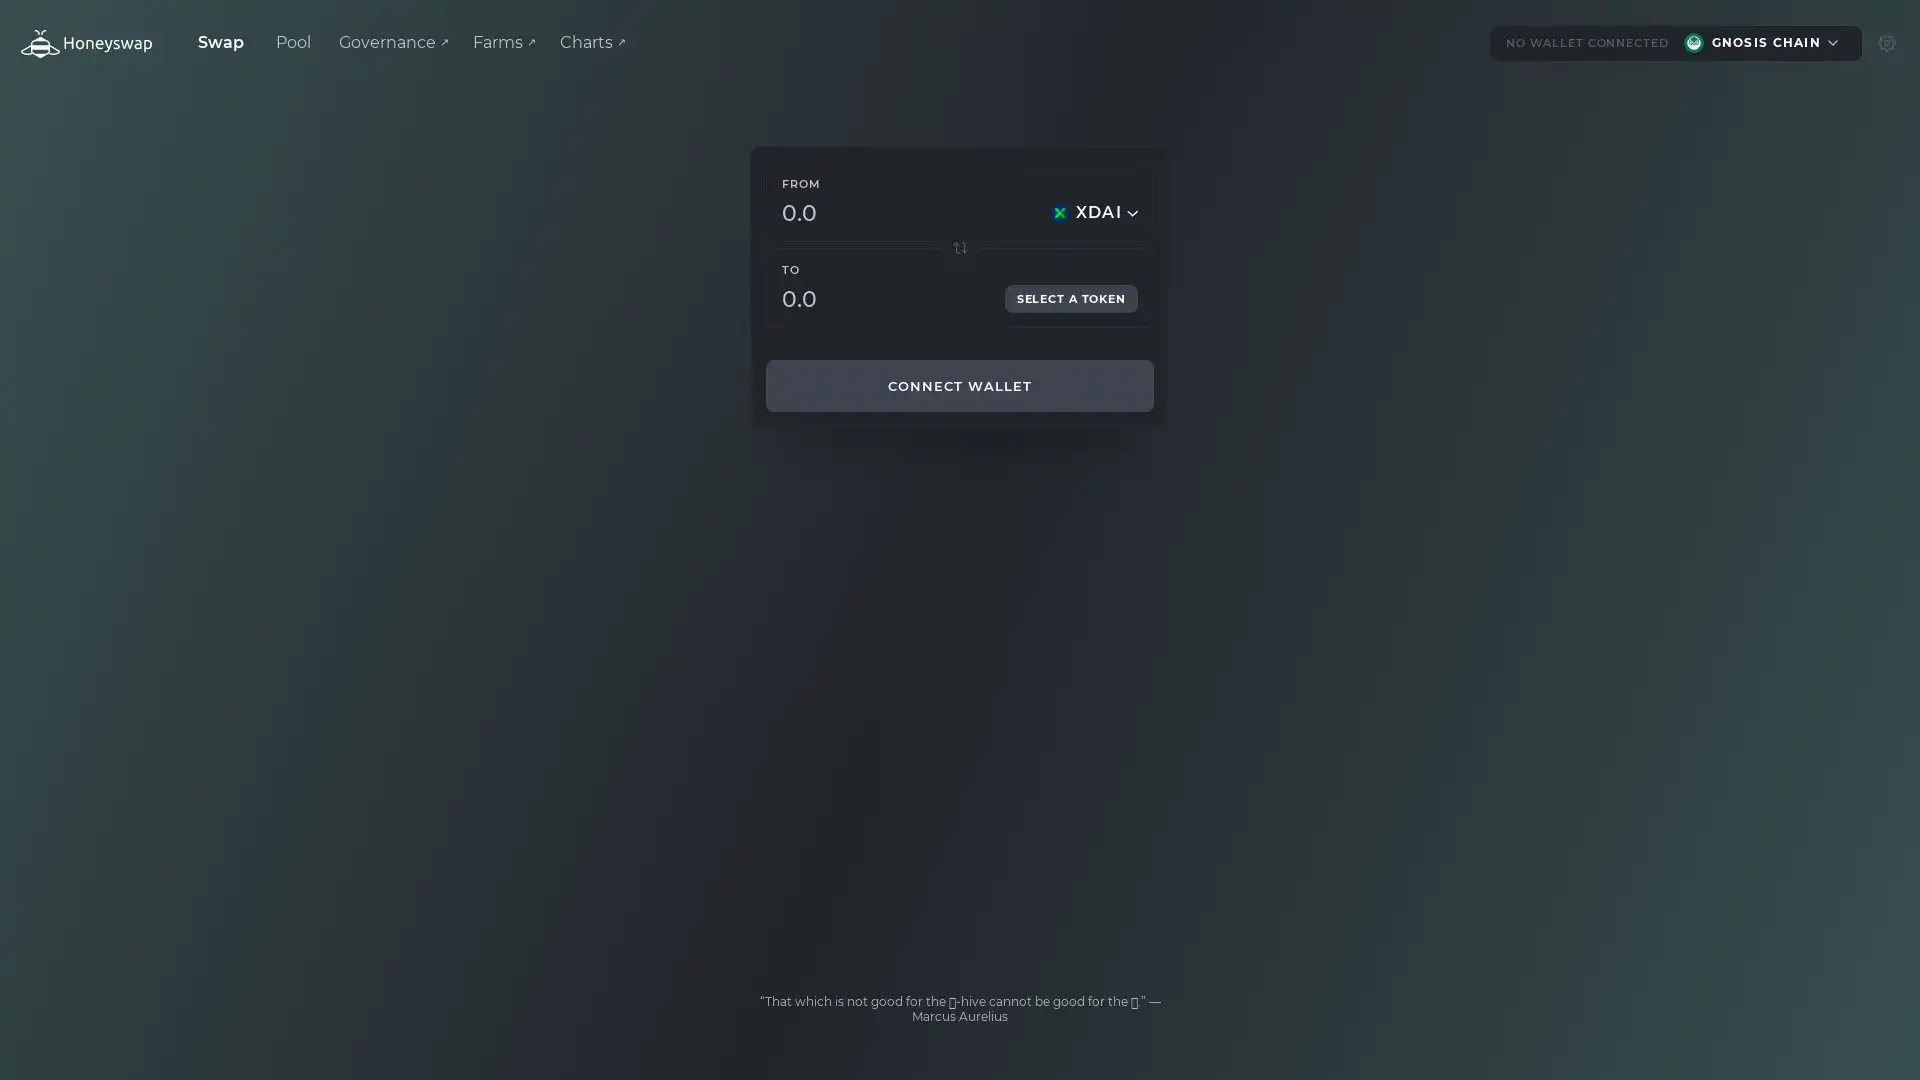  I want to click on CONNECT WALLET, so click(960, 385).